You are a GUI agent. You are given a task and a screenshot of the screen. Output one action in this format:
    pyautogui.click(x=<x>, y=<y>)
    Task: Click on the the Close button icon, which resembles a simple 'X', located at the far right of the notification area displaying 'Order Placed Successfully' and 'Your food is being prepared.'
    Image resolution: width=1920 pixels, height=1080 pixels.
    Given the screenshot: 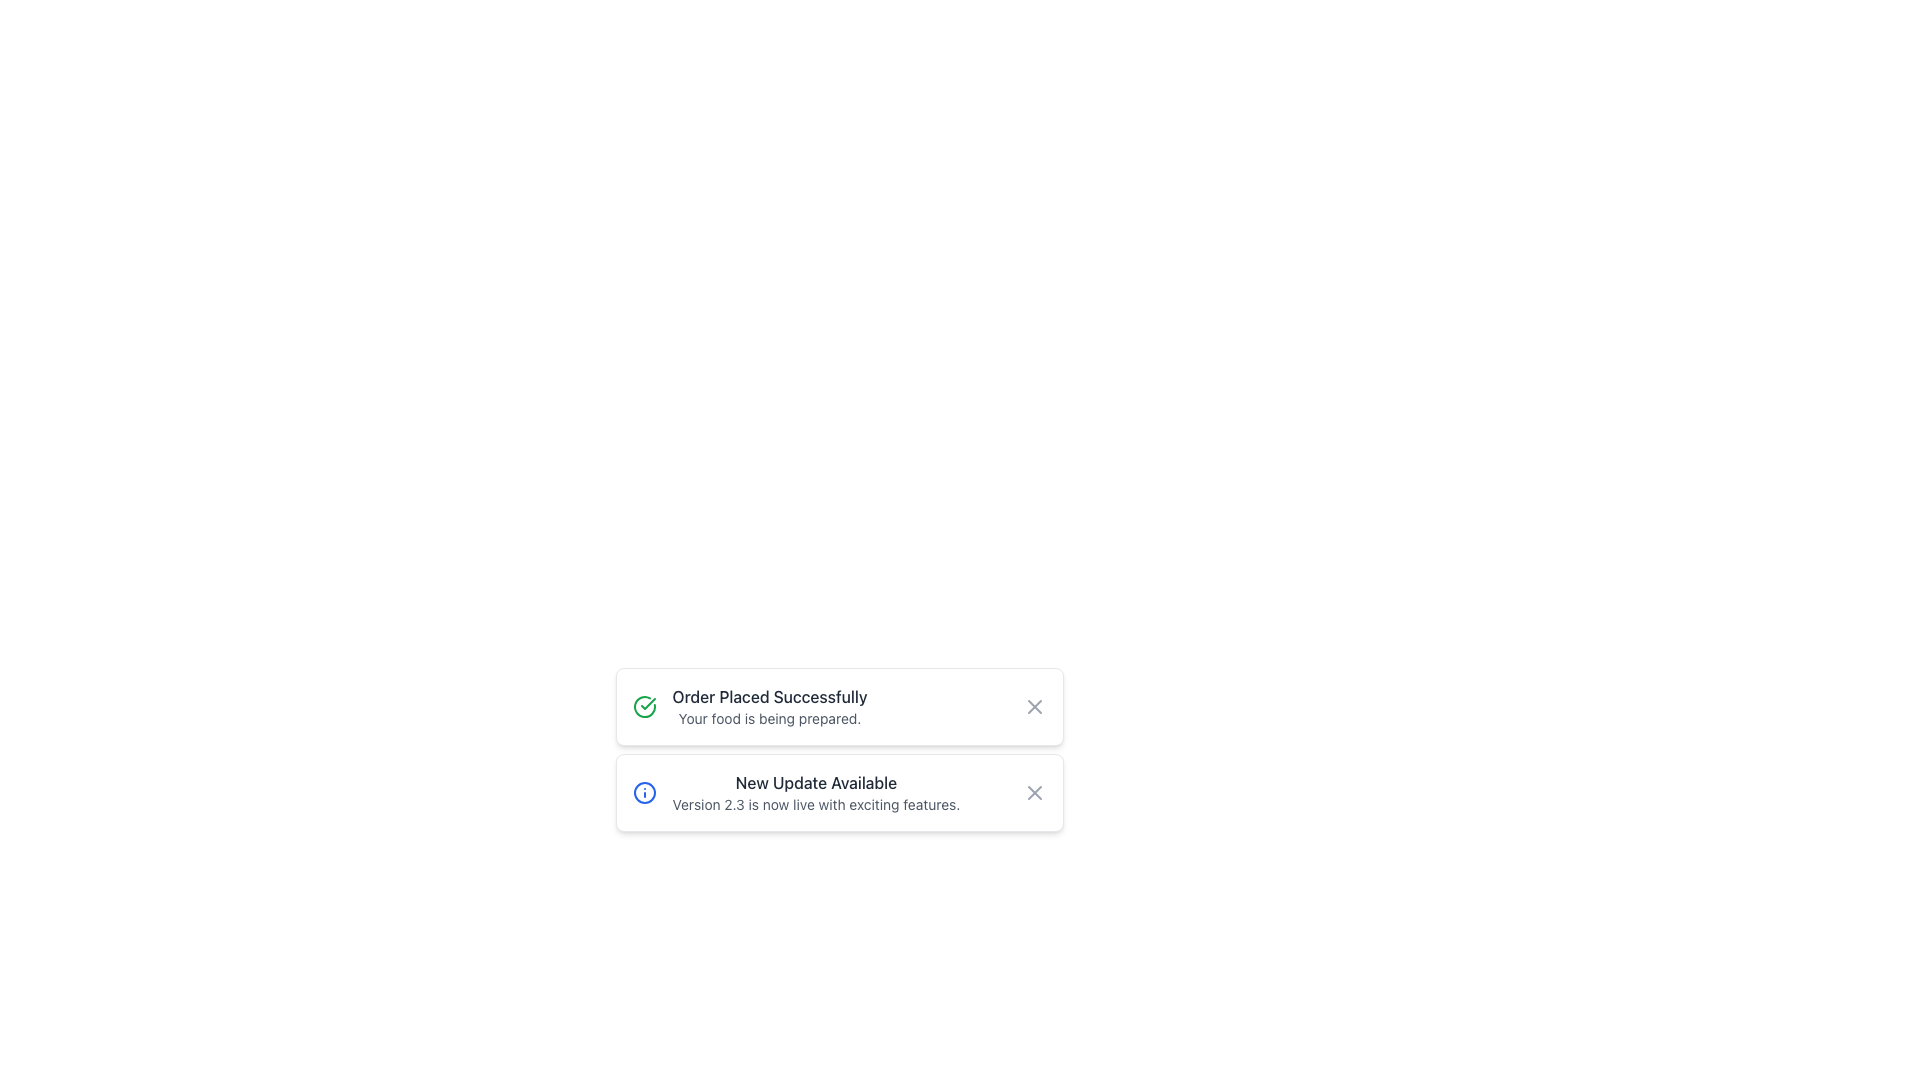 What is the action you would take?
    pyautogui.click(x=1034, y=705)
    